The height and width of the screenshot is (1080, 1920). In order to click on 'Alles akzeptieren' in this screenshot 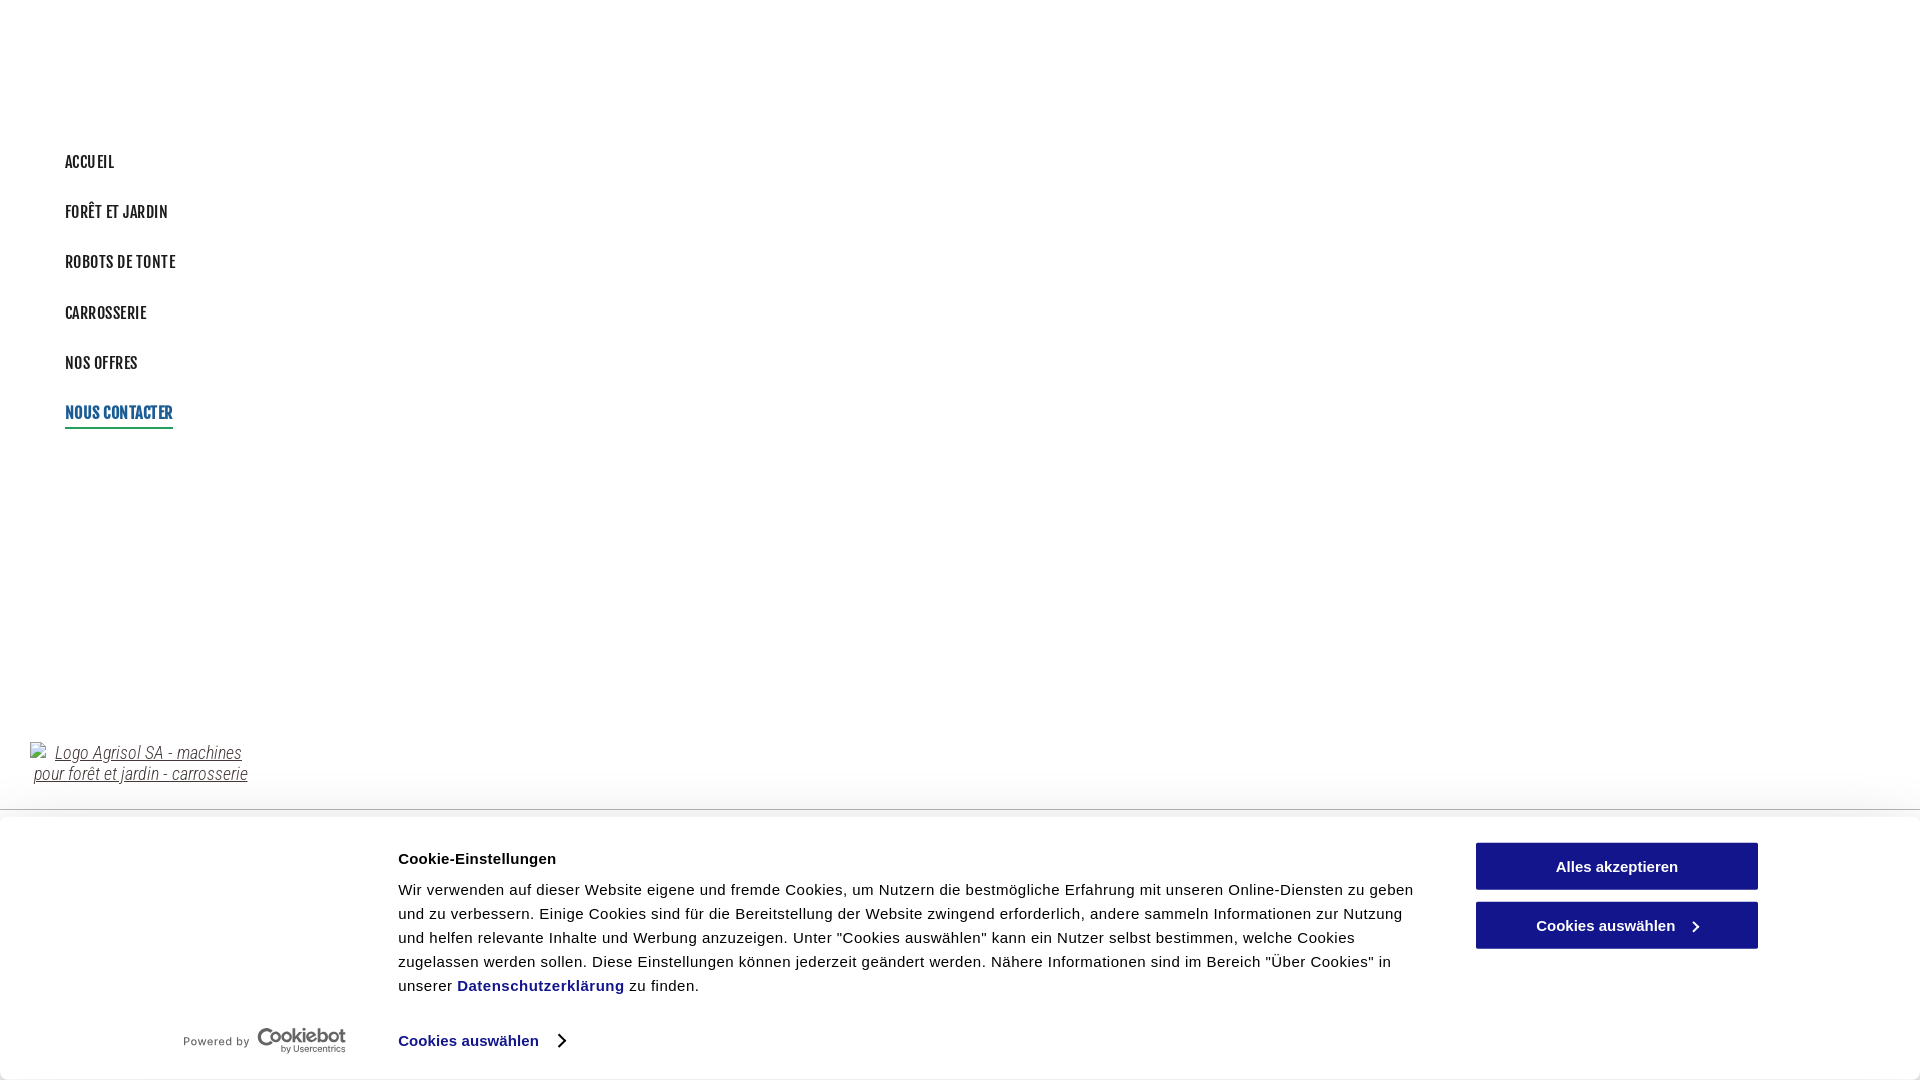, I will do `click(1473, 865)`.